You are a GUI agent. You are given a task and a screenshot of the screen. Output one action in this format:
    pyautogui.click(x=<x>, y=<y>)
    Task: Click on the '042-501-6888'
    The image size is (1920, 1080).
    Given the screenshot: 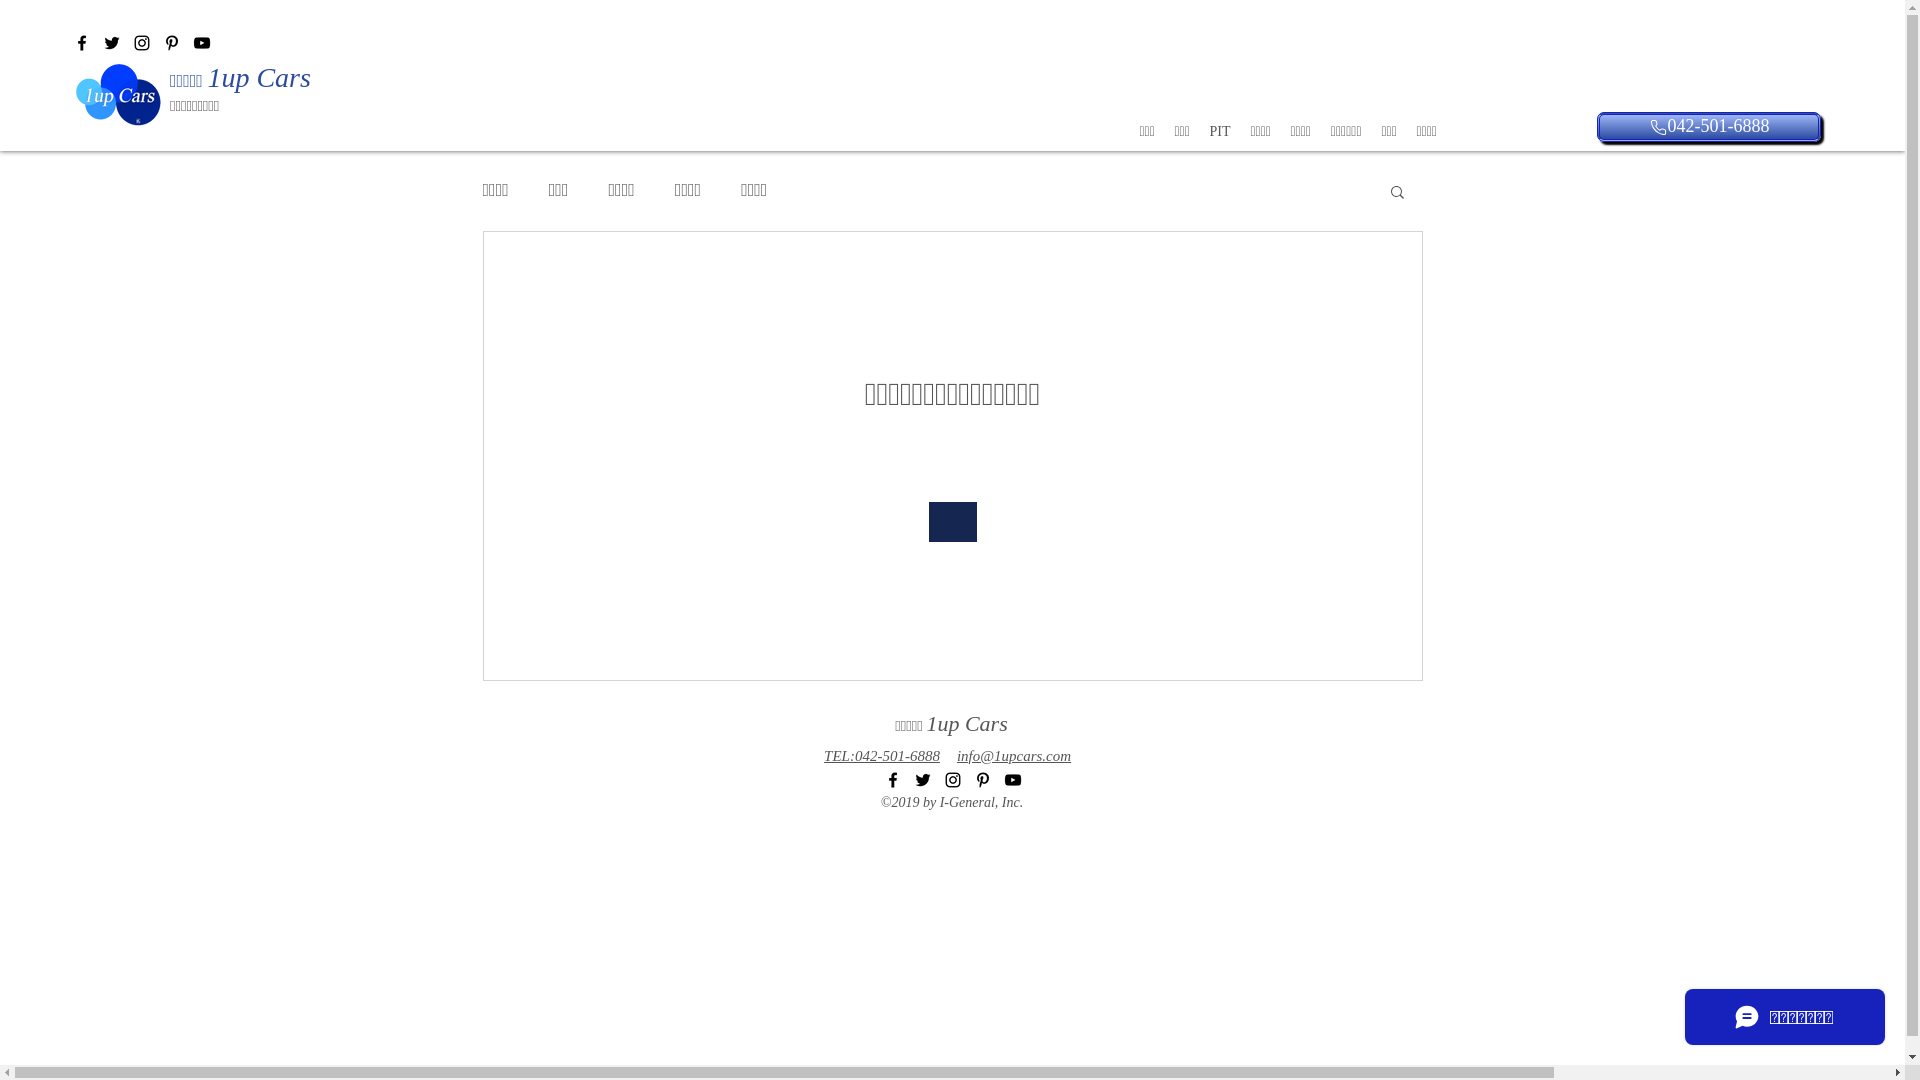 What is the action you would take?
    pyautogui.click(x=1707, y=127)
    